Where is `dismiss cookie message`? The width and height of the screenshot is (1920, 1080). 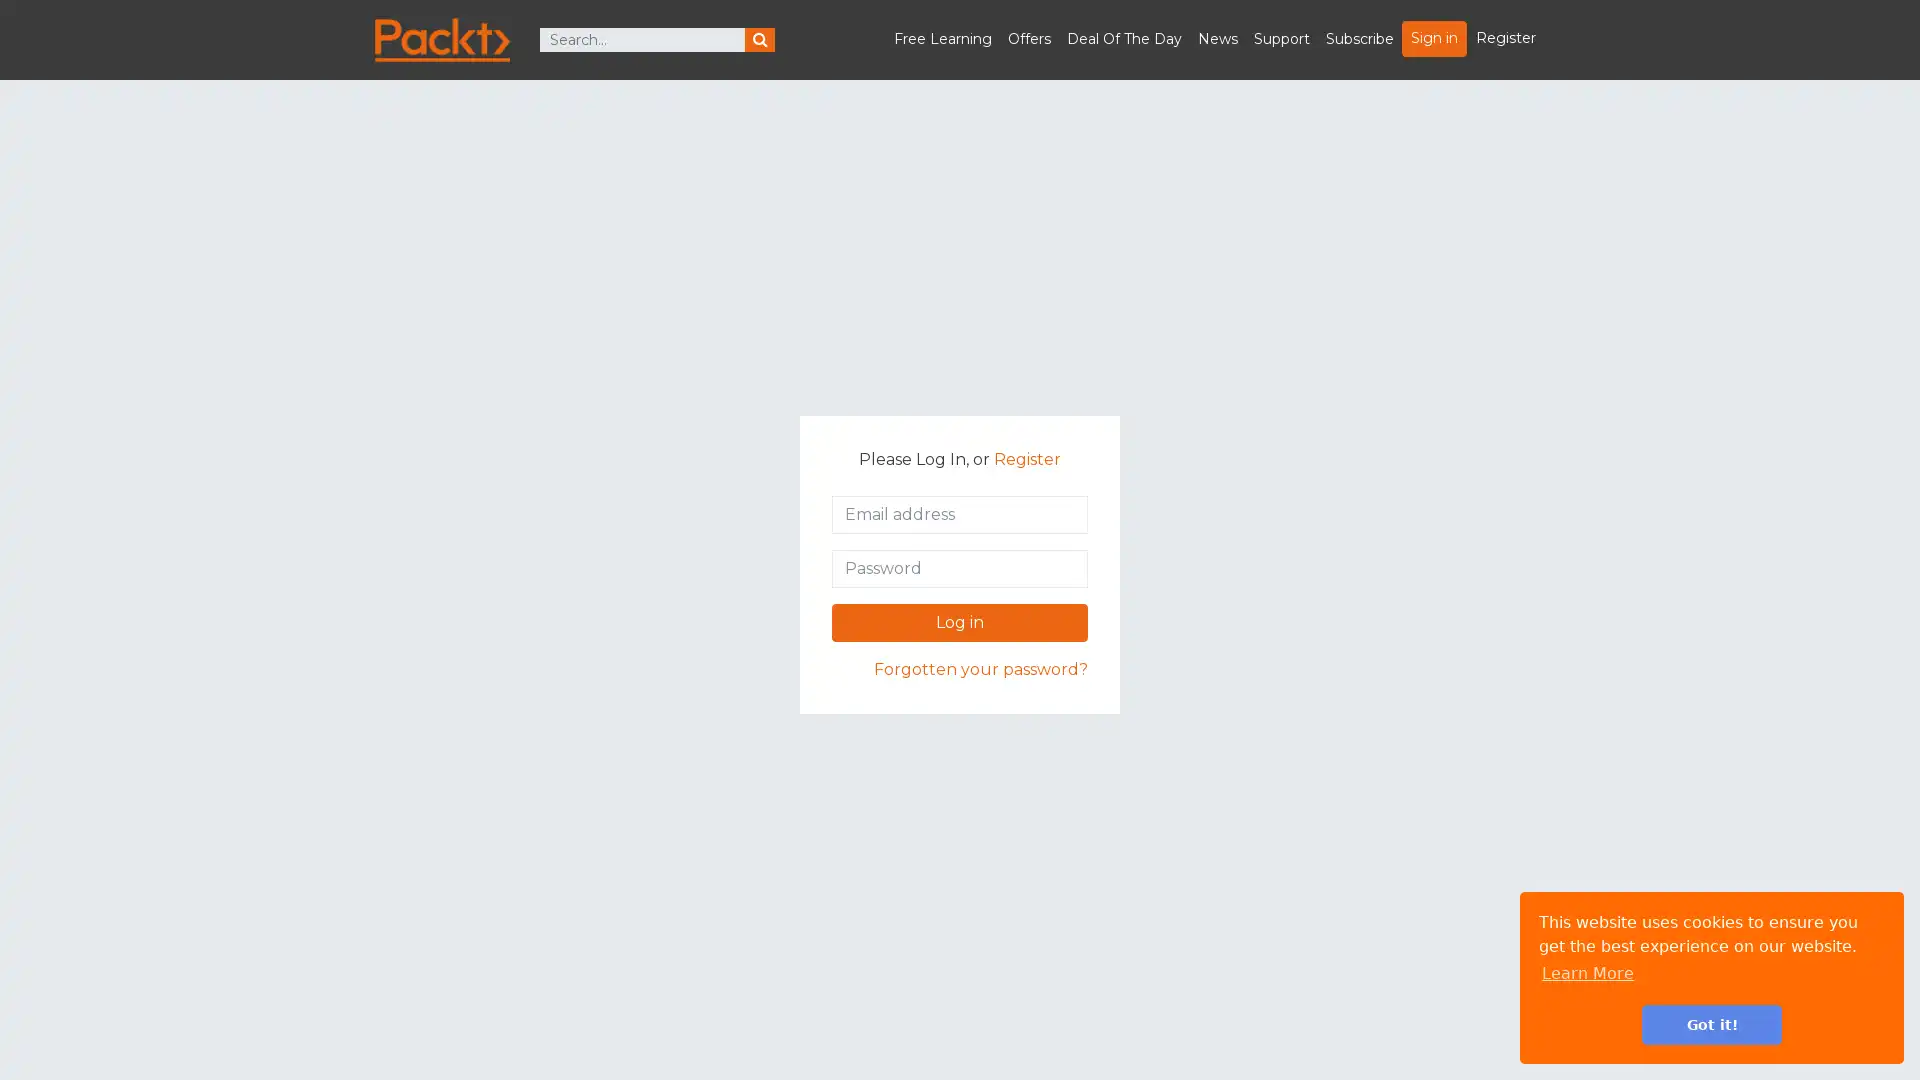 dismiss cookie message is located at coordinates (1711, 1024).